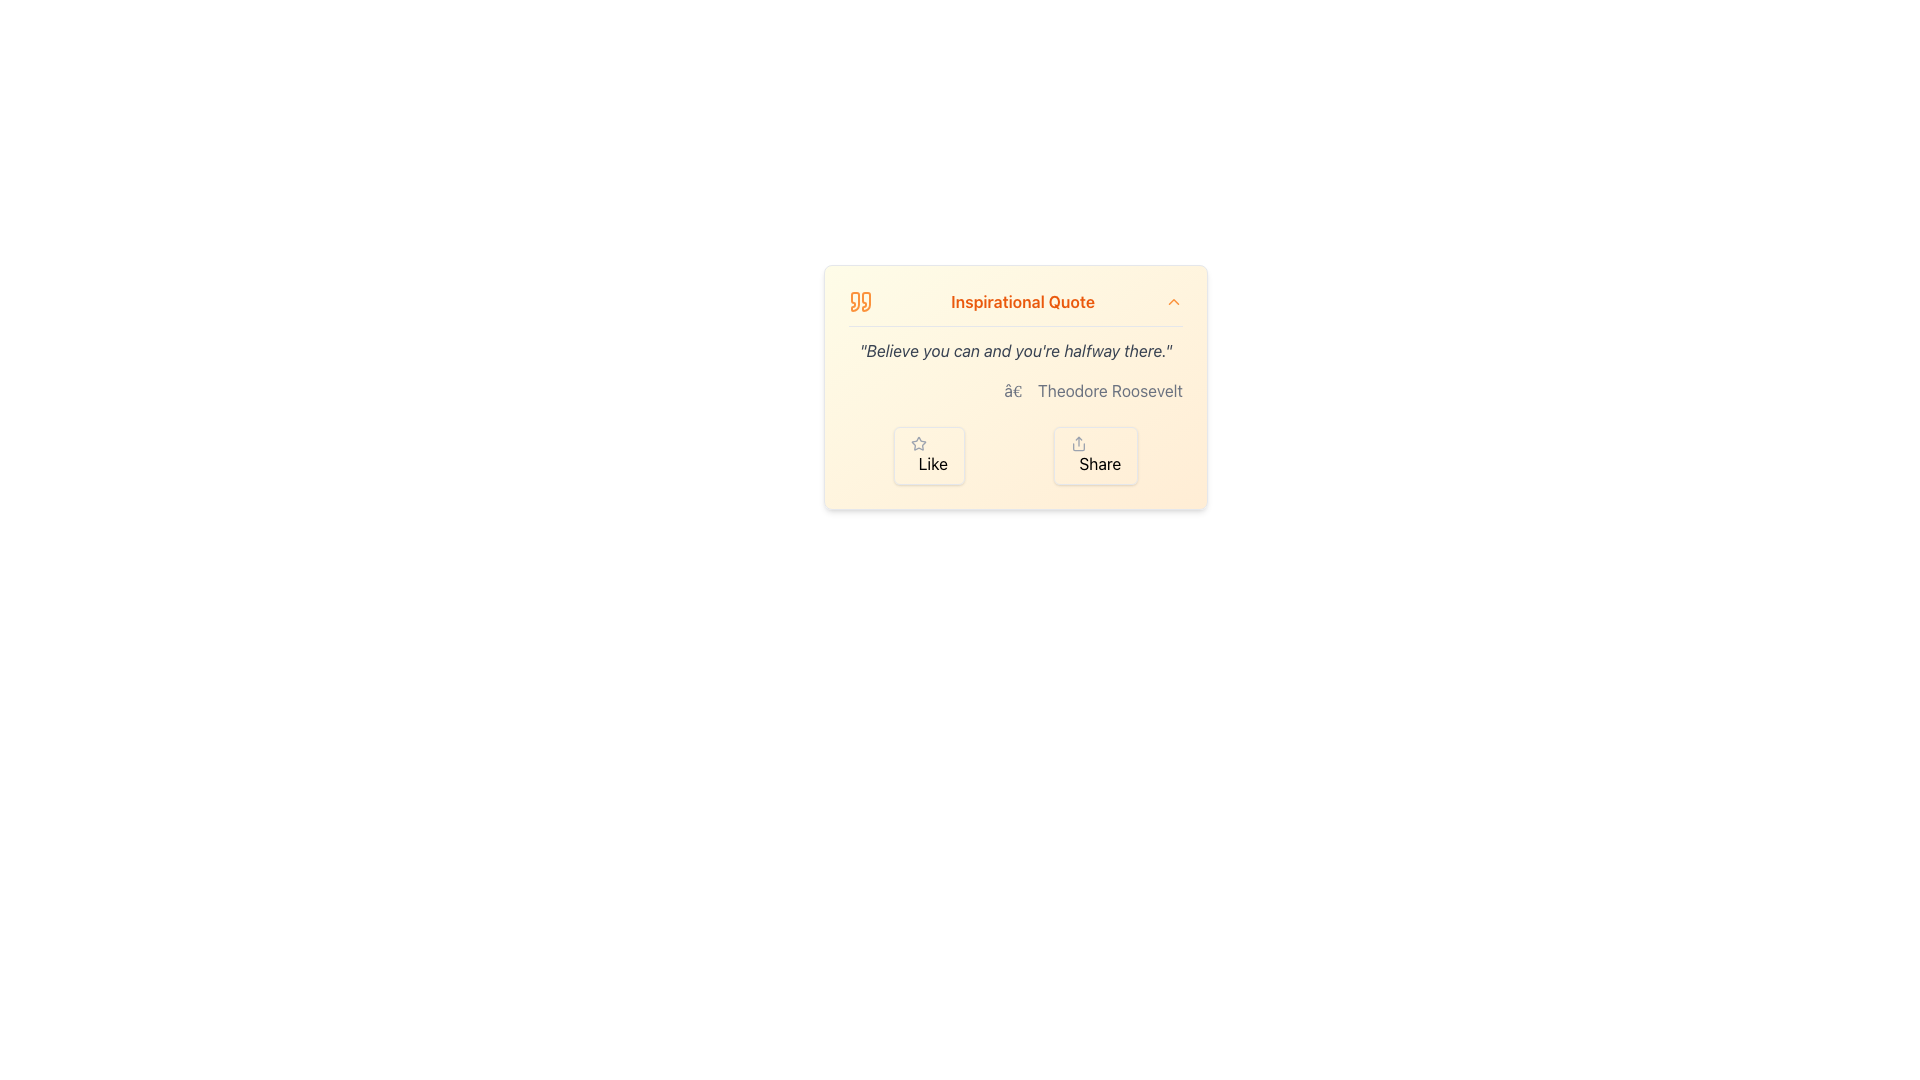 The height and width of the screenshot is (1080, 1920). I want to click on the button labeled 'Share' located in the bottom-right of the centered card interface, so click(1099, 463).